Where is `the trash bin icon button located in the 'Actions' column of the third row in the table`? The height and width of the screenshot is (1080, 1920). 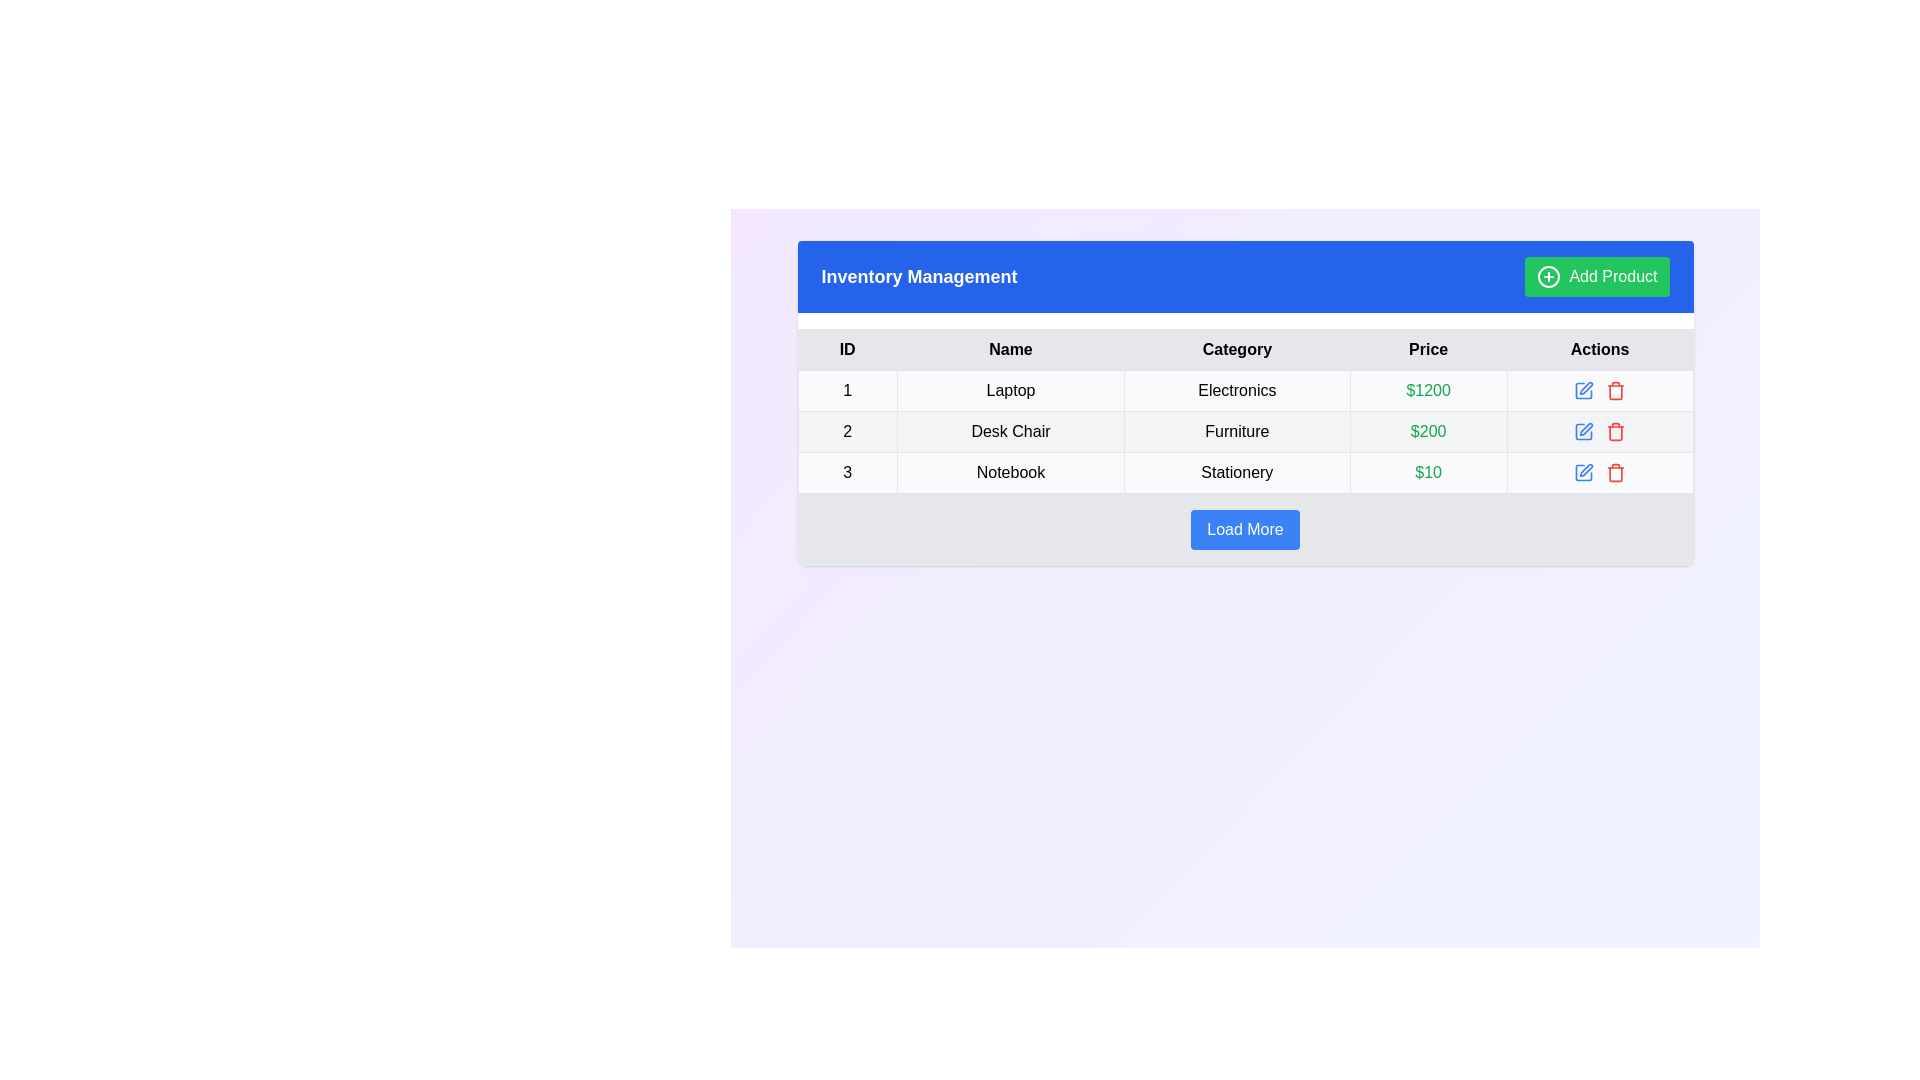
the trash bin icon button located in the 'Actions' column of the third row in the table is located at coordinates (1616, 474).